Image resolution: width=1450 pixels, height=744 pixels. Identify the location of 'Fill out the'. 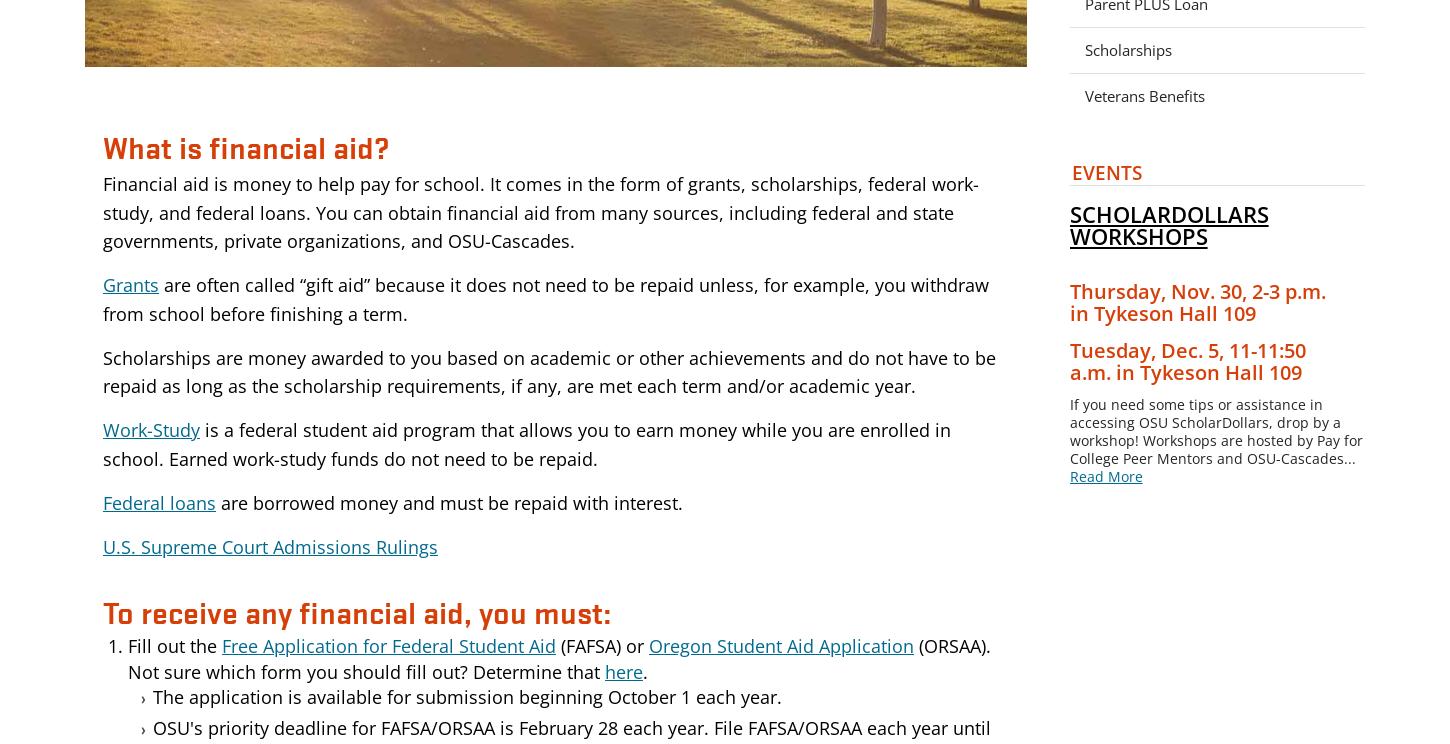
(127, 646).